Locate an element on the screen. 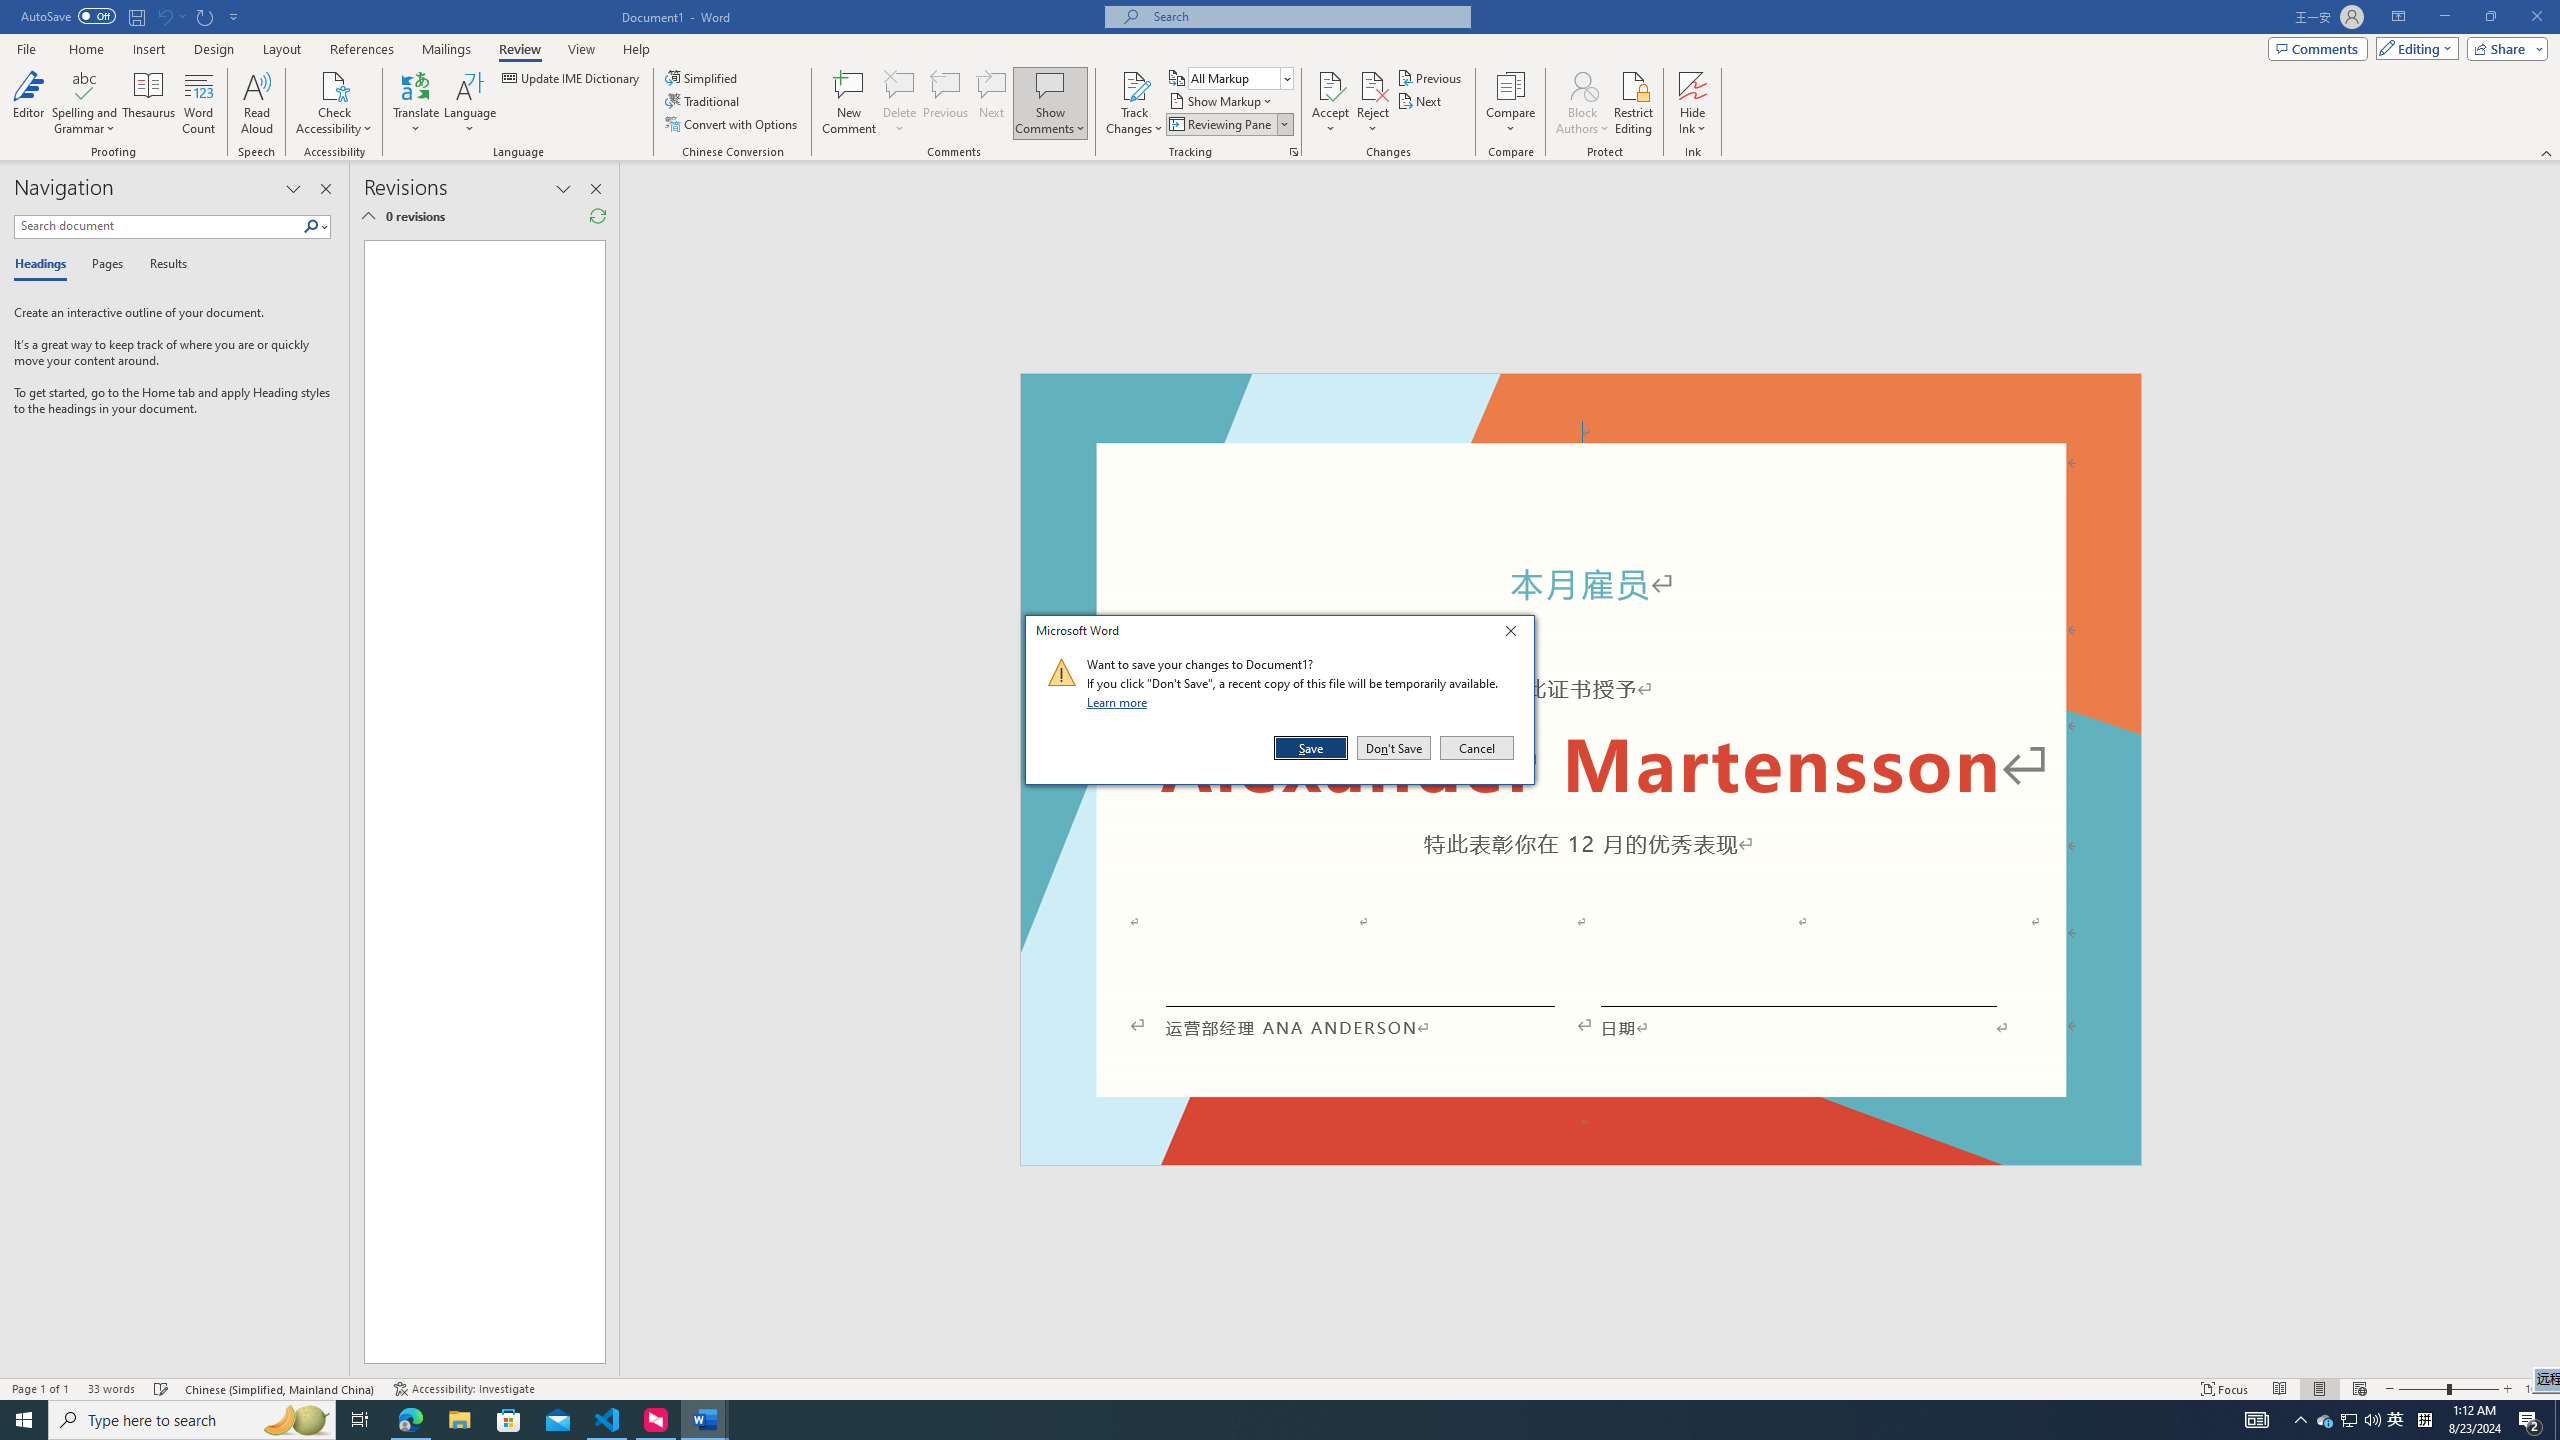 The image size is (2560, 1440). 'Class: NetUIScrollBar' is located at coordinates (2551, 769).